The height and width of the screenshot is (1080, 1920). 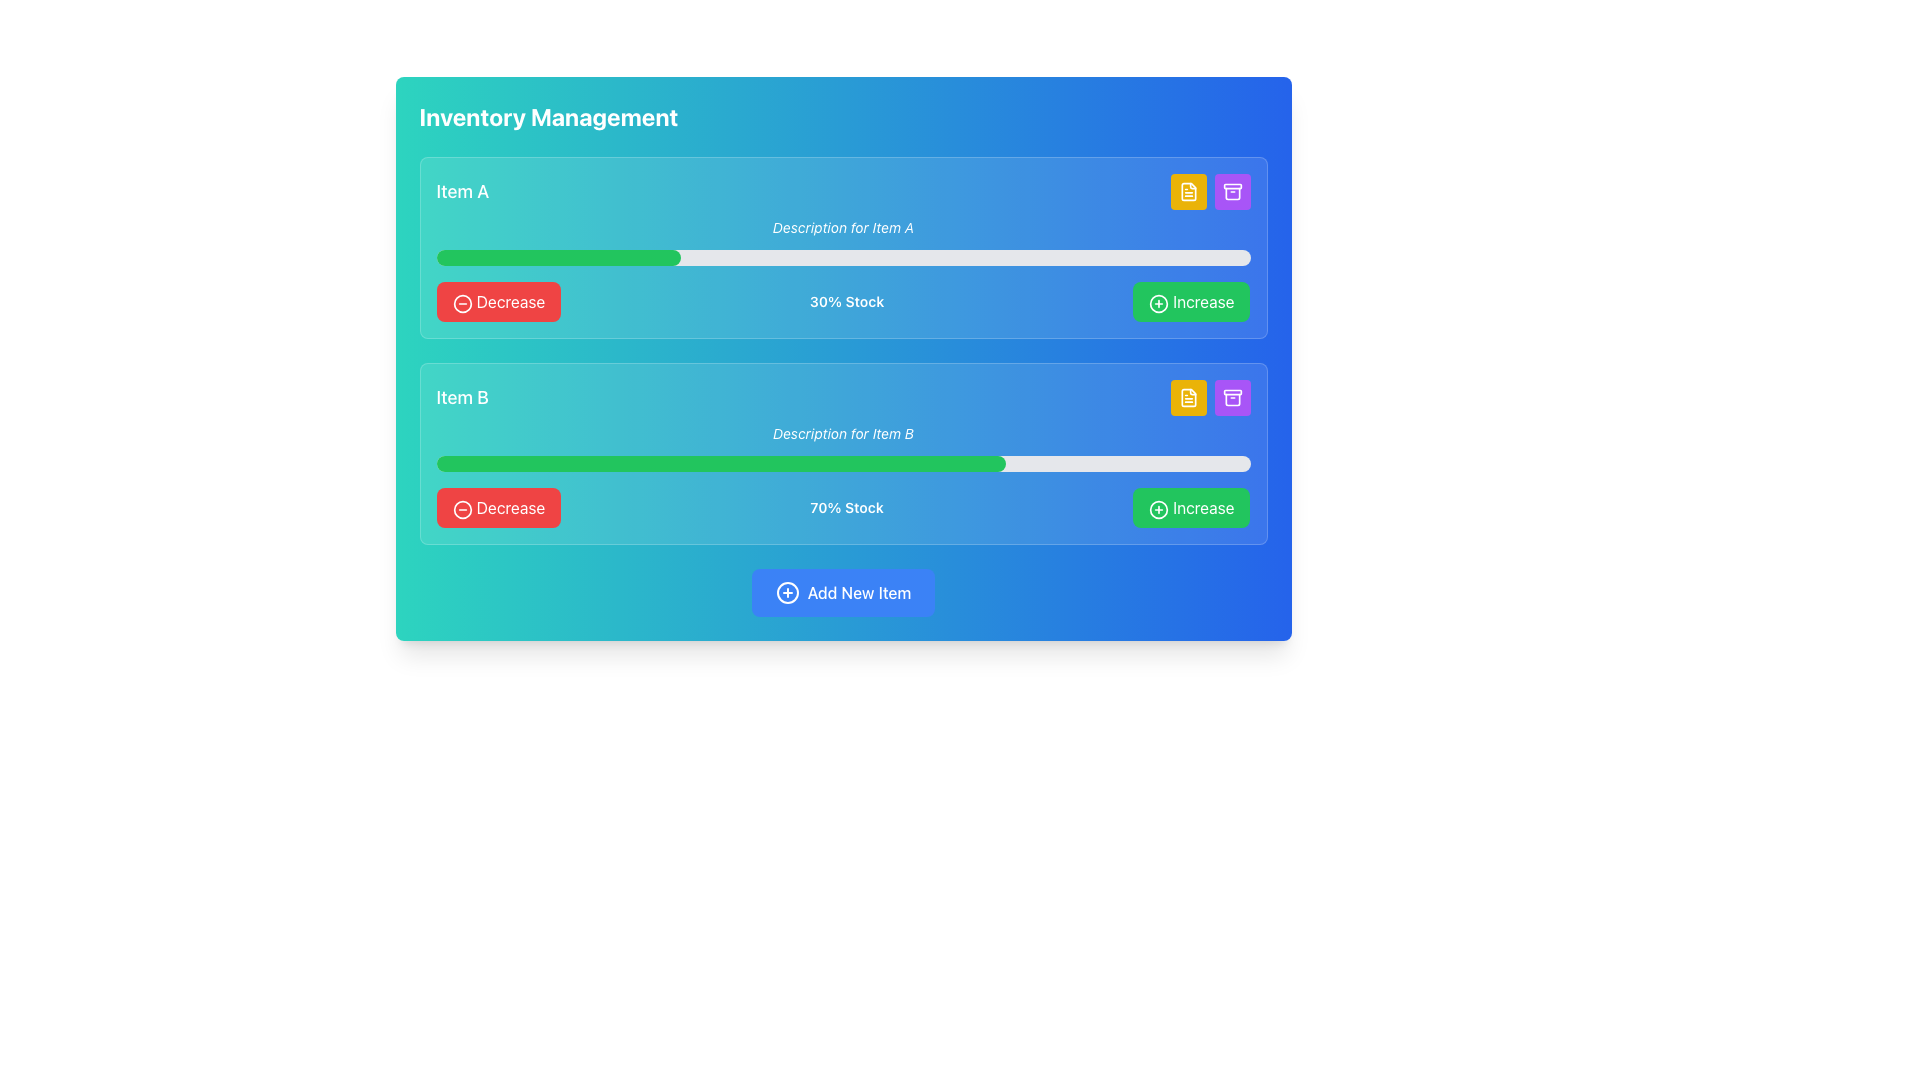 I want to click on the Progress bar located below the description text and above the stock value and action buttons of Item B to inspect its details, so click(x=843, y=463).